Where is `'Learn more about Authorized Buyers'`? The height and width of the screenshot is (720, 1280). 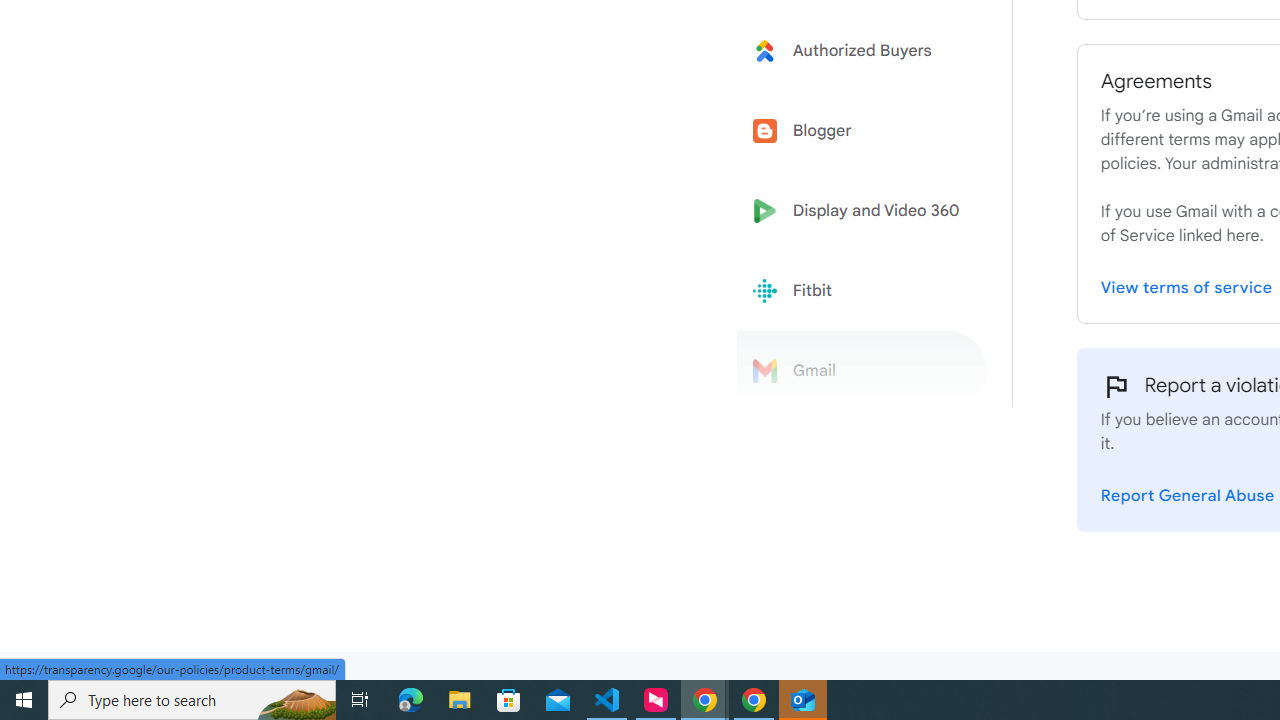 'Learn more about Authorized Buyers' is located at coordinates (862, 49).